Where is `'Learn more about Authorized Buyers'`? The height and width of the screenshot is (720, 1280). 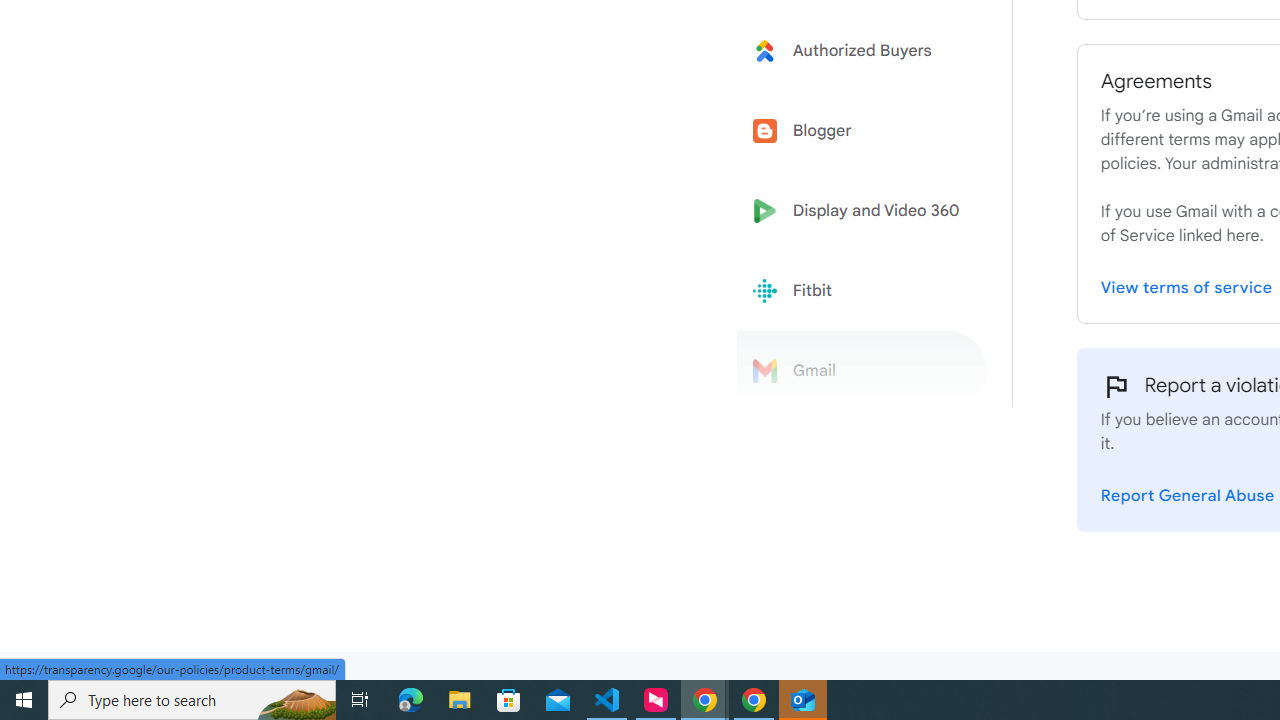 'Learn more about Authorized Buyers' is located at coordinates (862, 49).